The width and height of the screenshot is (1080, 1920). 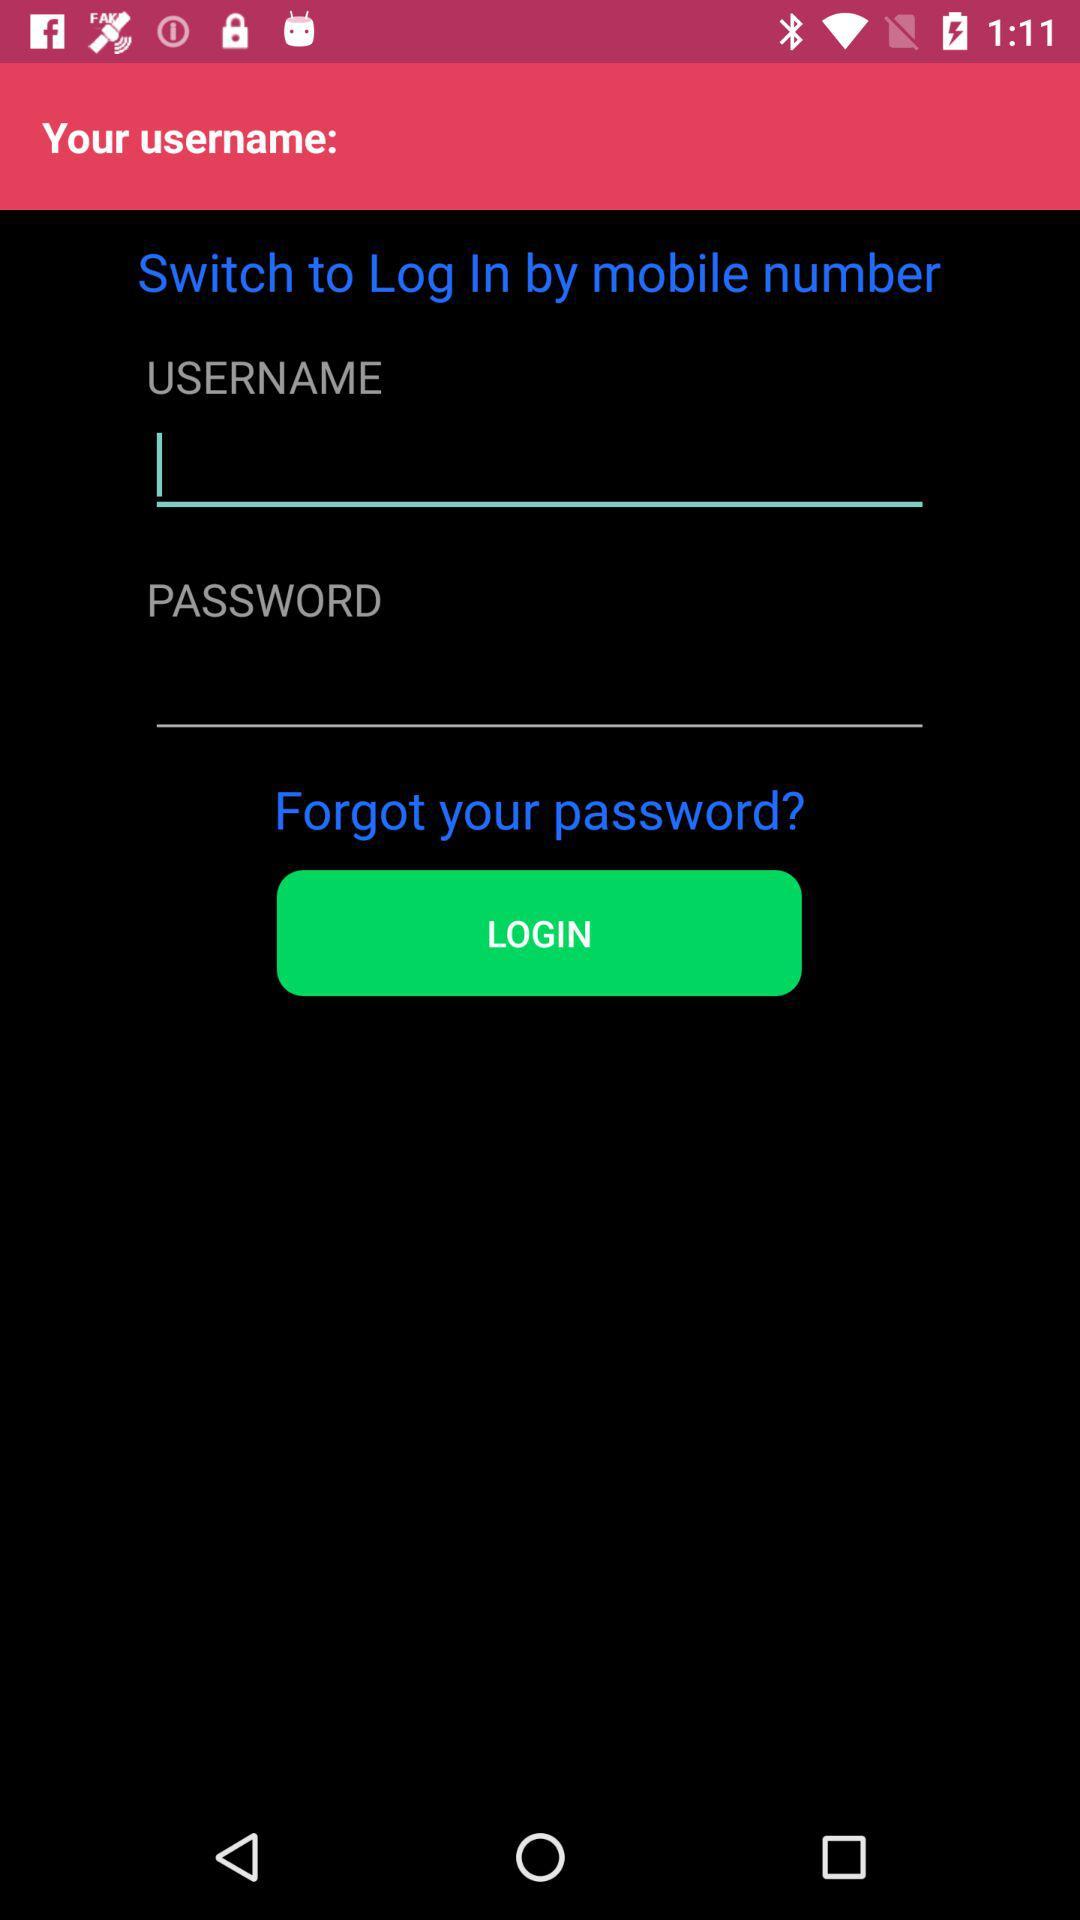 I want to click on item above the login, so click(x=538, y=808).